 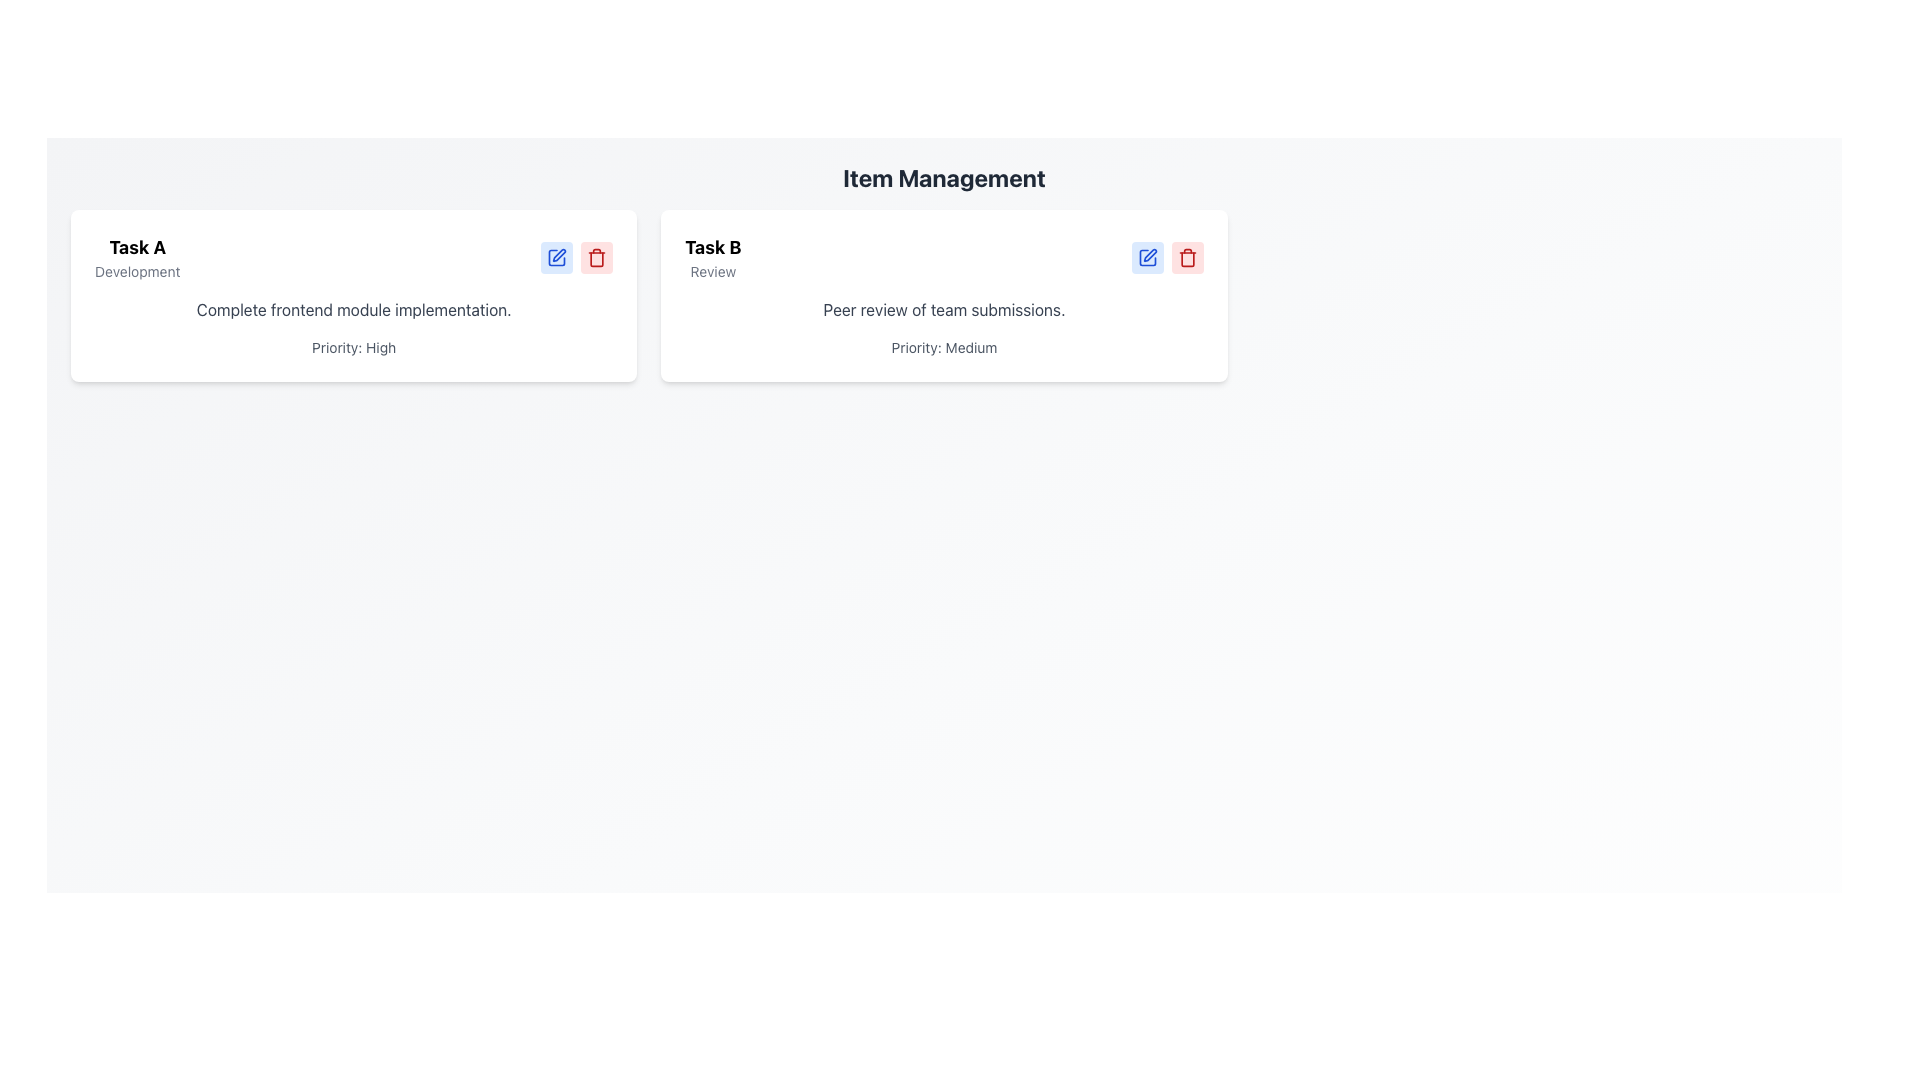 What do you see at coordinates (713, 257) in the screenshot?
I see `the Text Display Component that contains the bold 'Task B' and the smaller gray 'Review' text, located in the top-left corner of the second item card on the right in the task management grid` at bounding box center [713, 257].